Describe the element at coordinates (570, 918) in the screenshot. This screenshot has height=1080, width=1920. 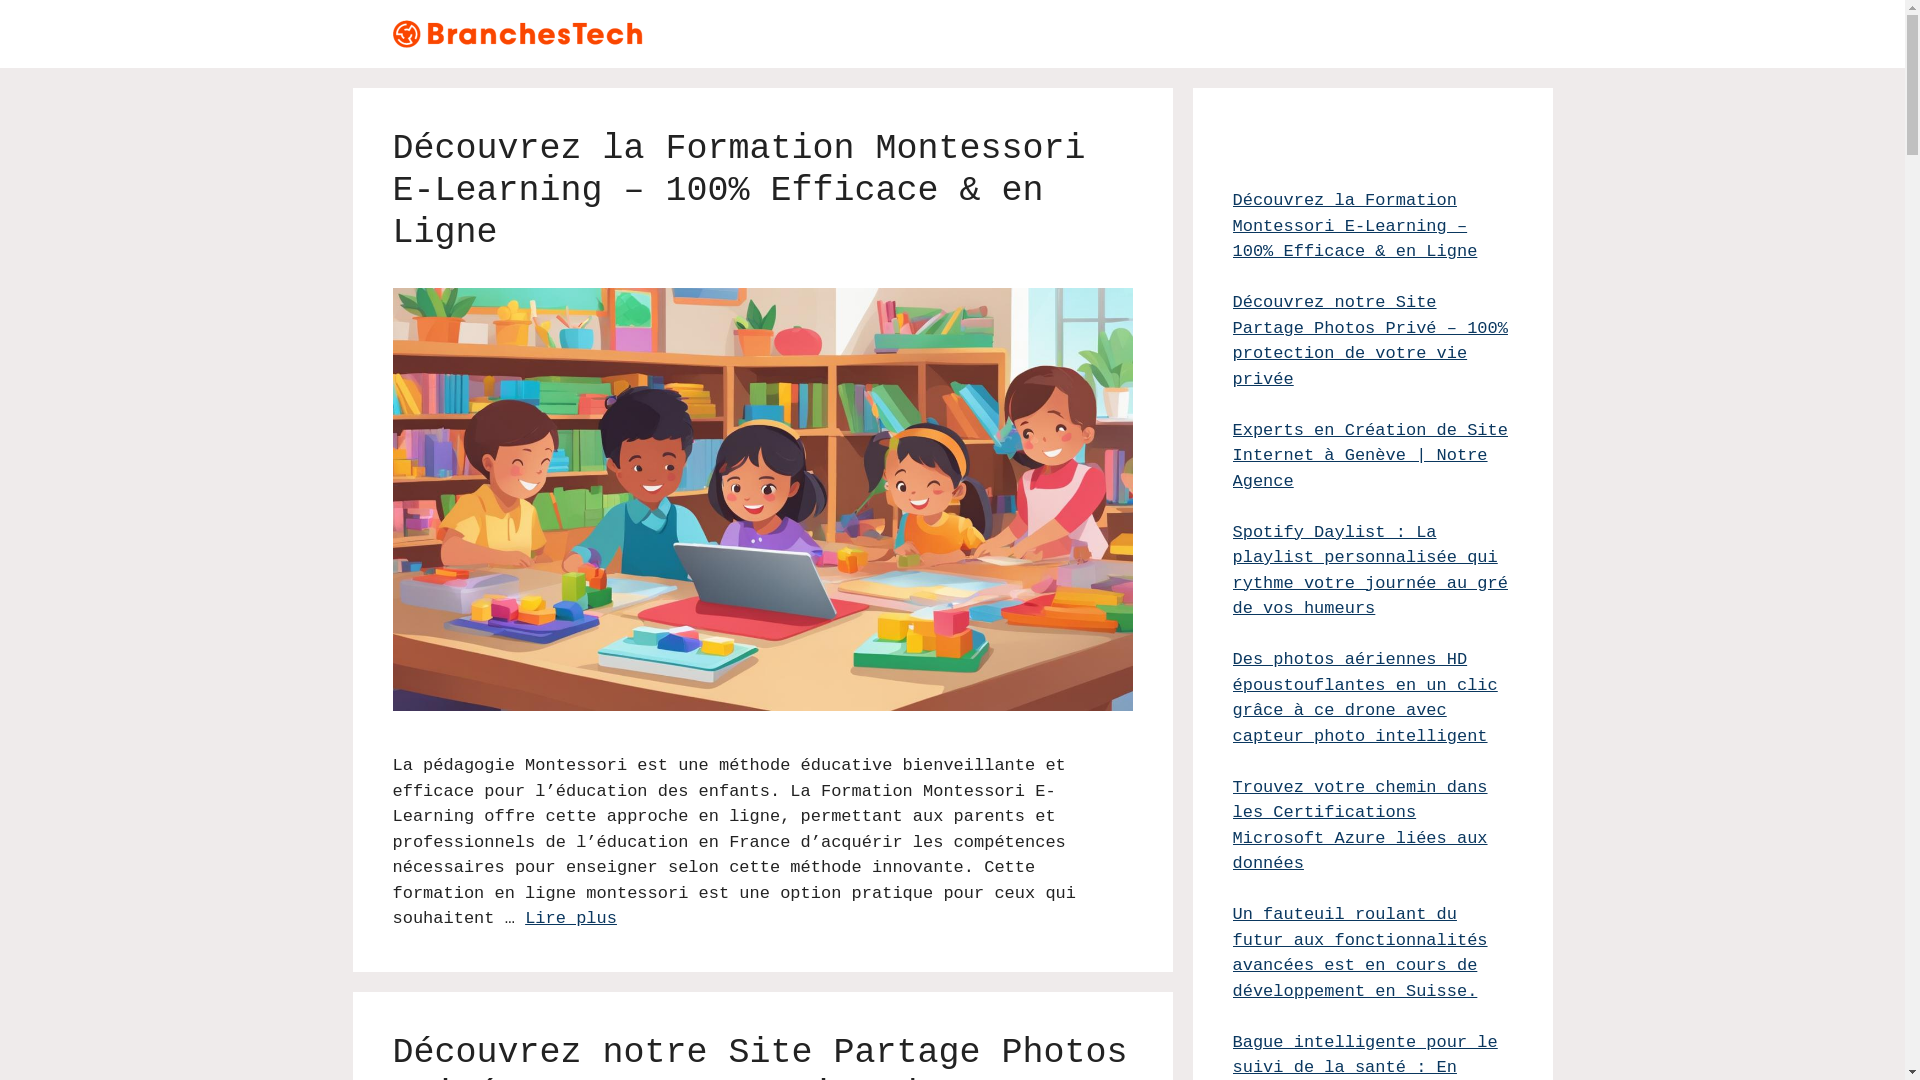
I see `'Lire plus'` at that location.